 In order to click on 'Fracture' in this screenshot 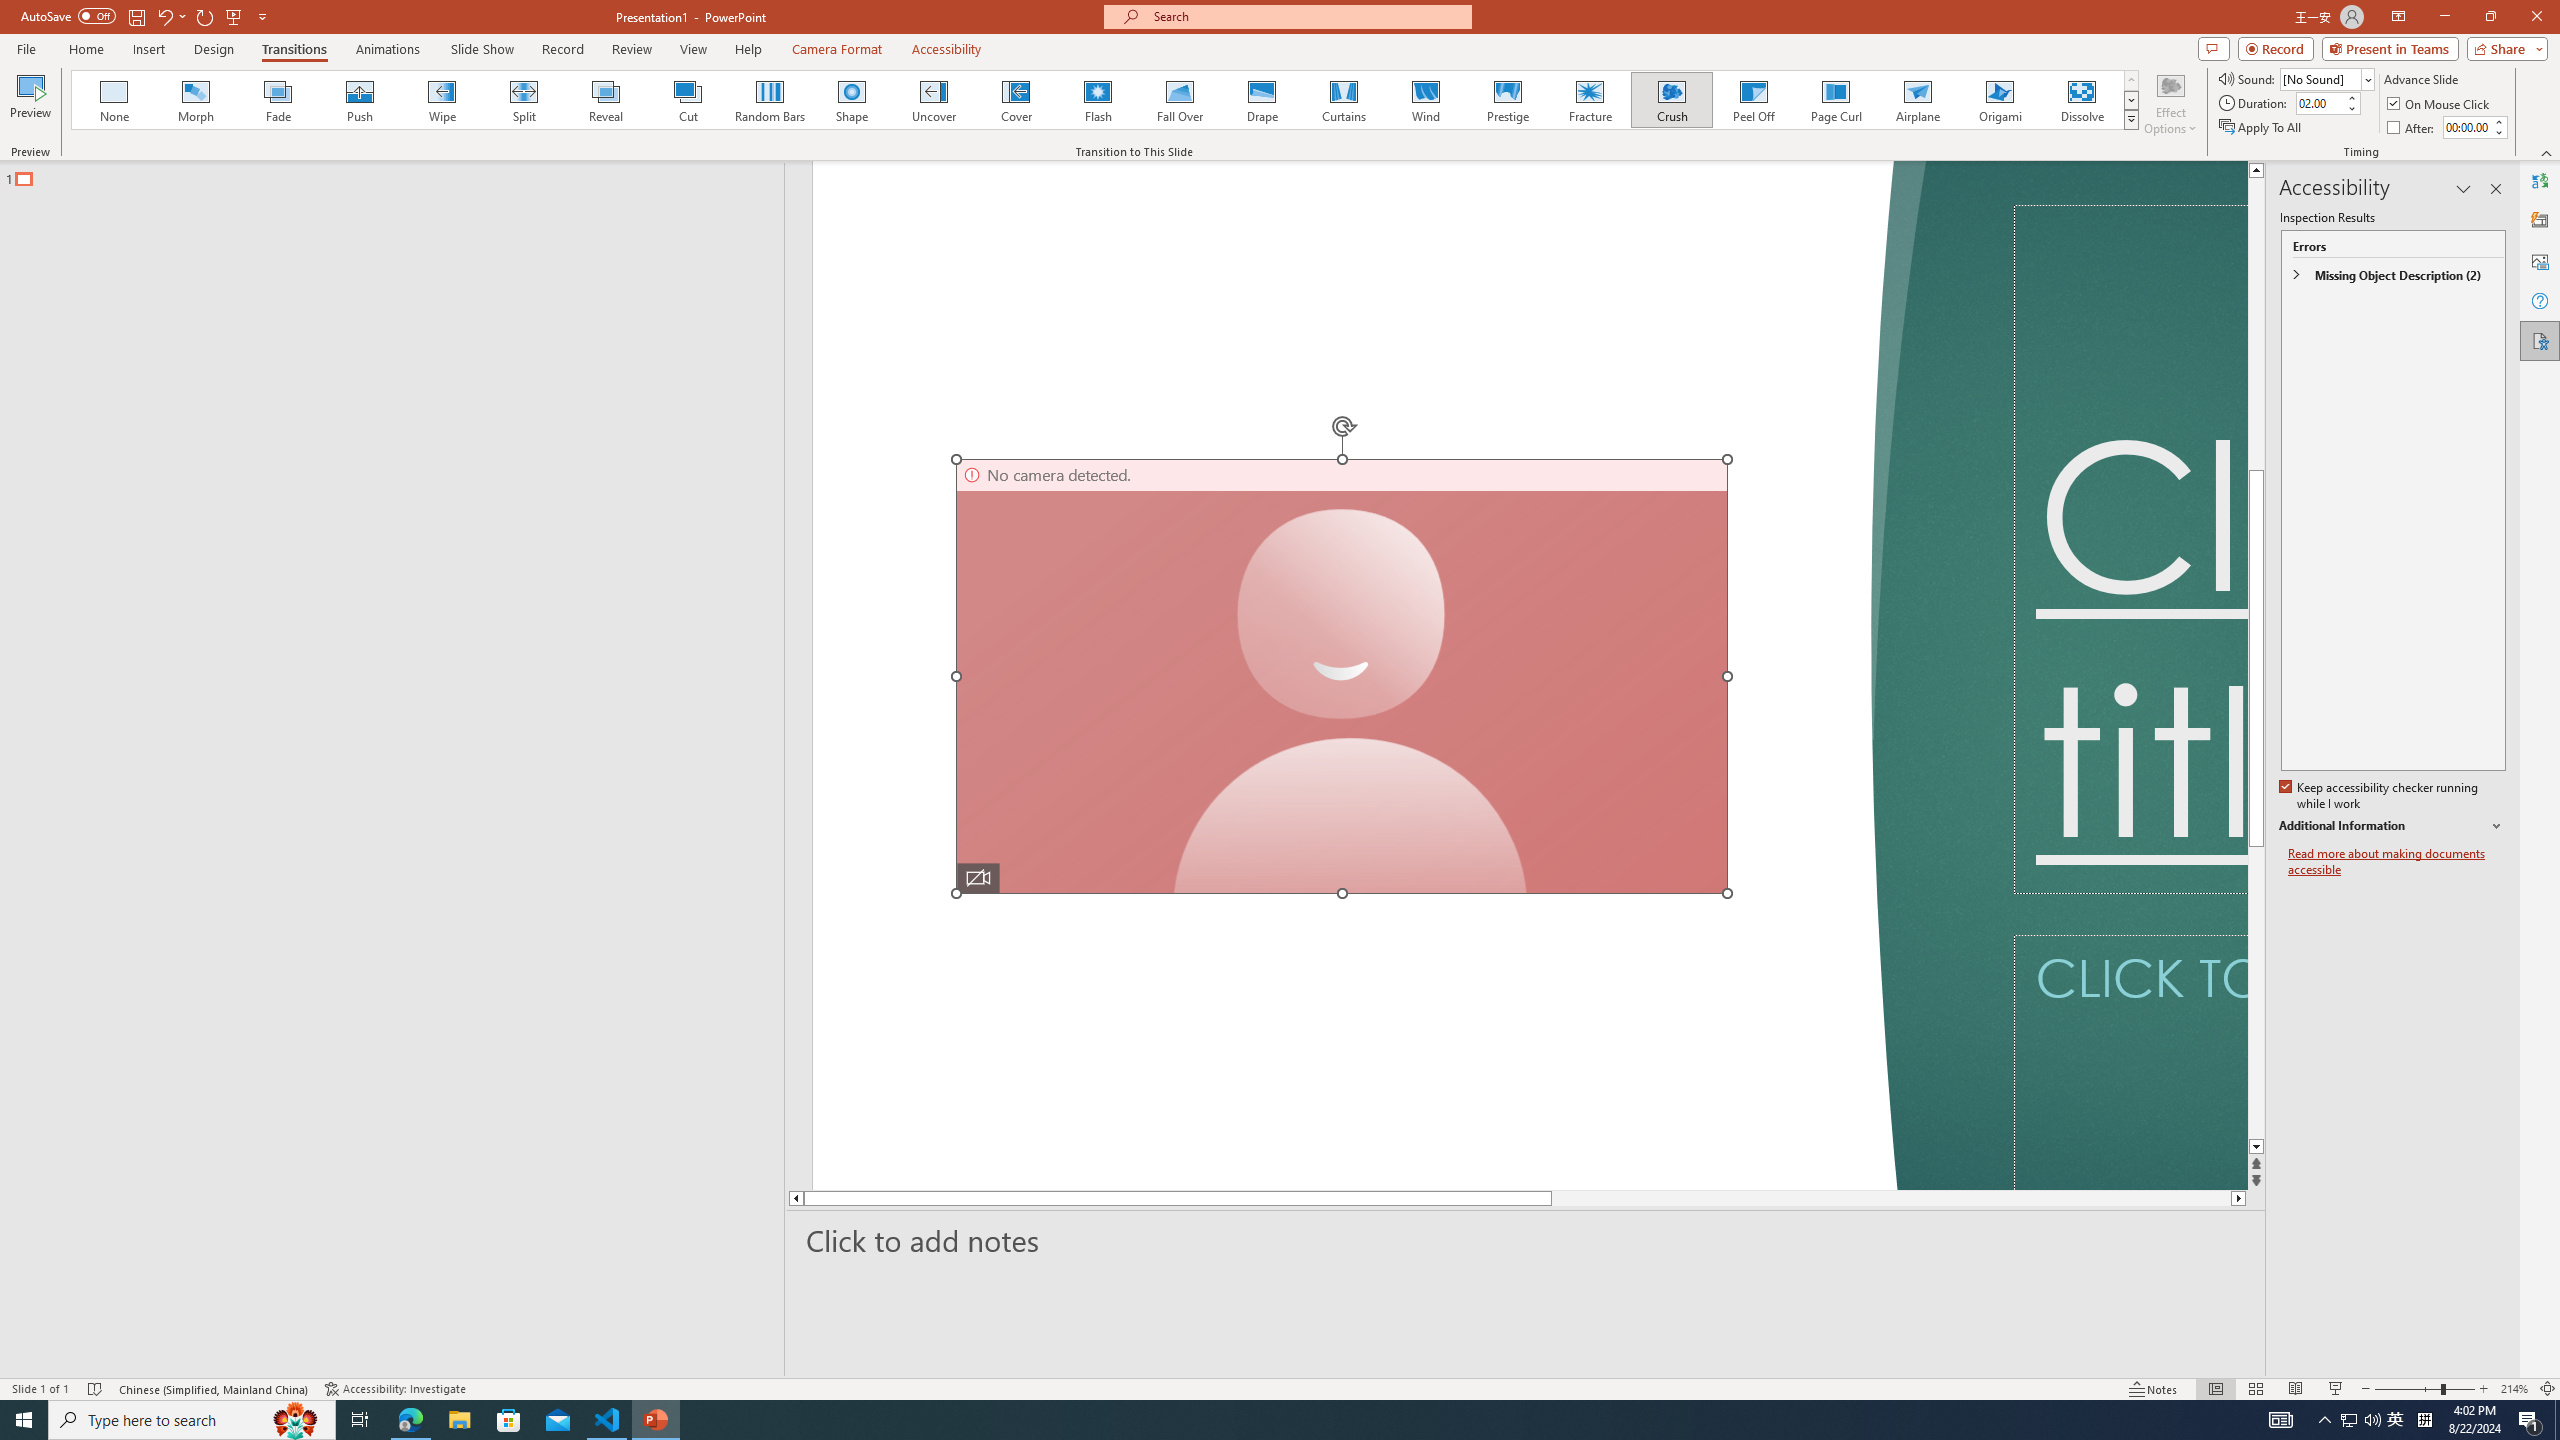, I will do `click(1589, 99)`.